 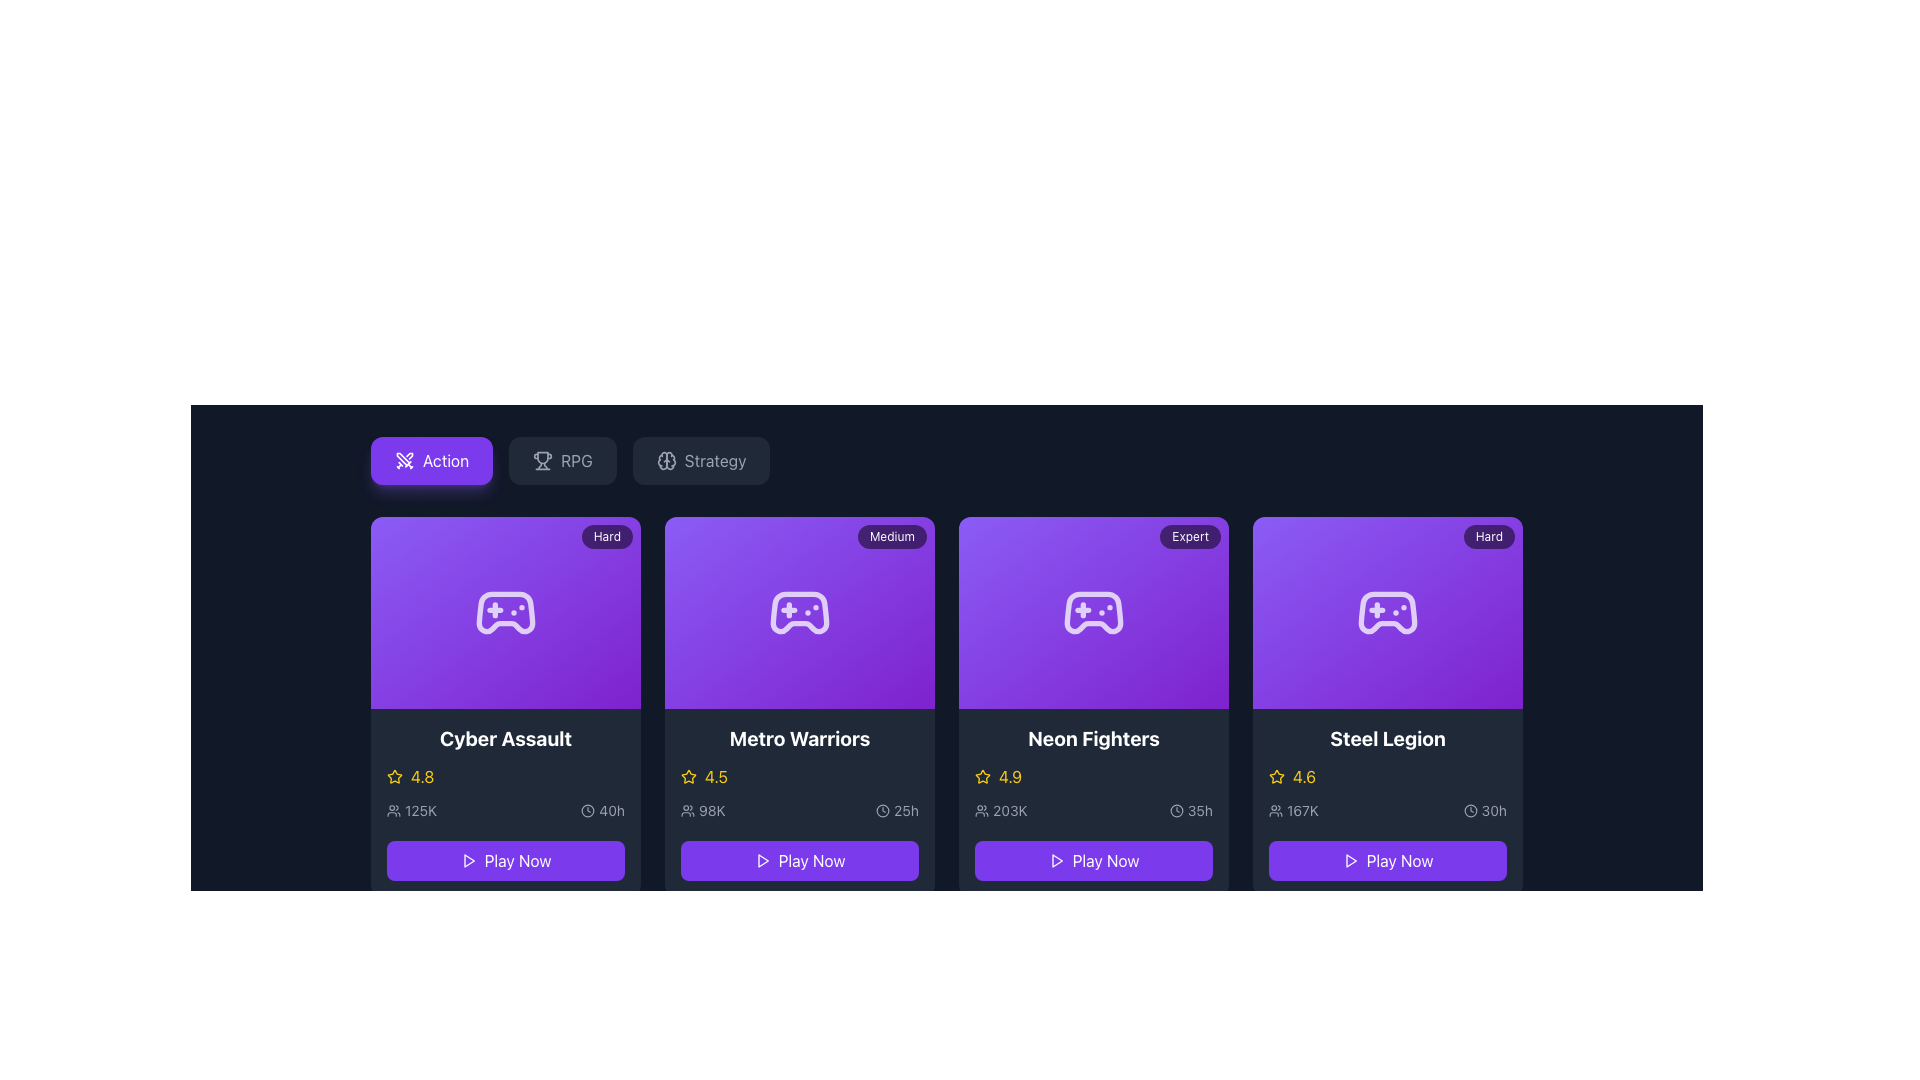 I want to click on the Text Label that serves as the title of the game within the card structure, located in the second column of the layout, so click(x=800, y=739).